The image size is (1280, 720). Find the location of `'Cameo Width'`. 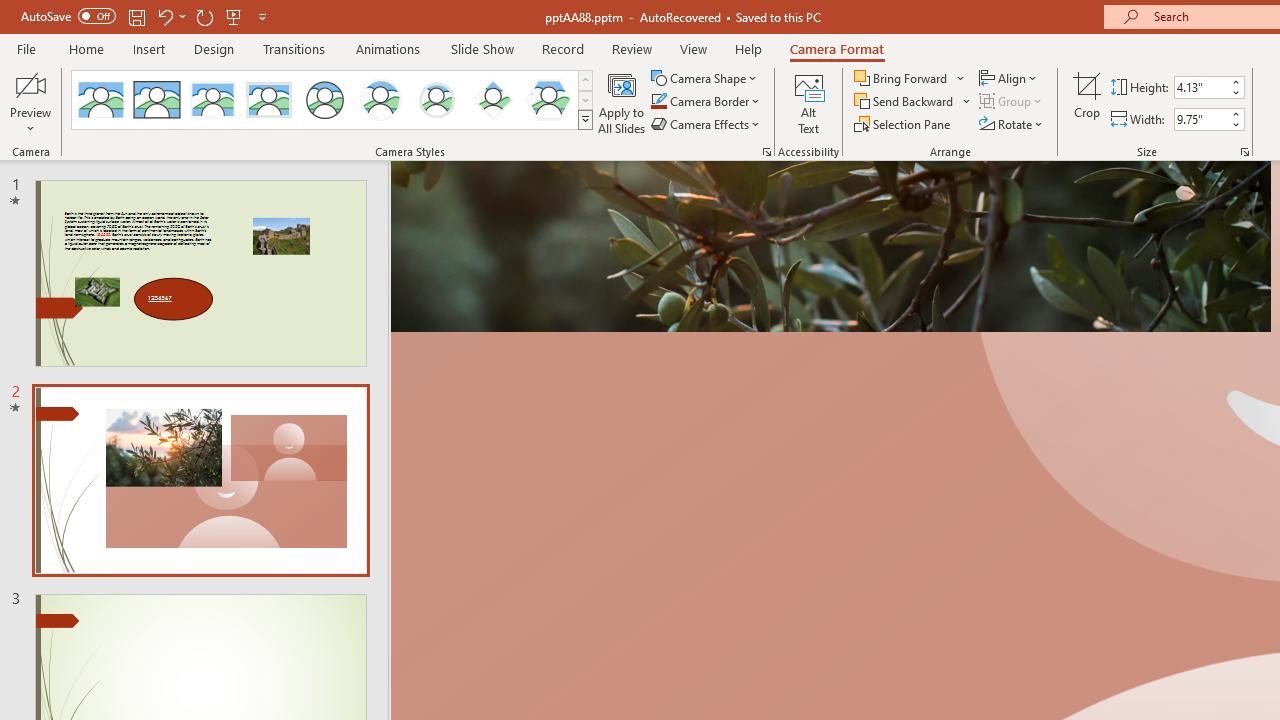

'Cameo Width' is located at coordinates (1200, 119).